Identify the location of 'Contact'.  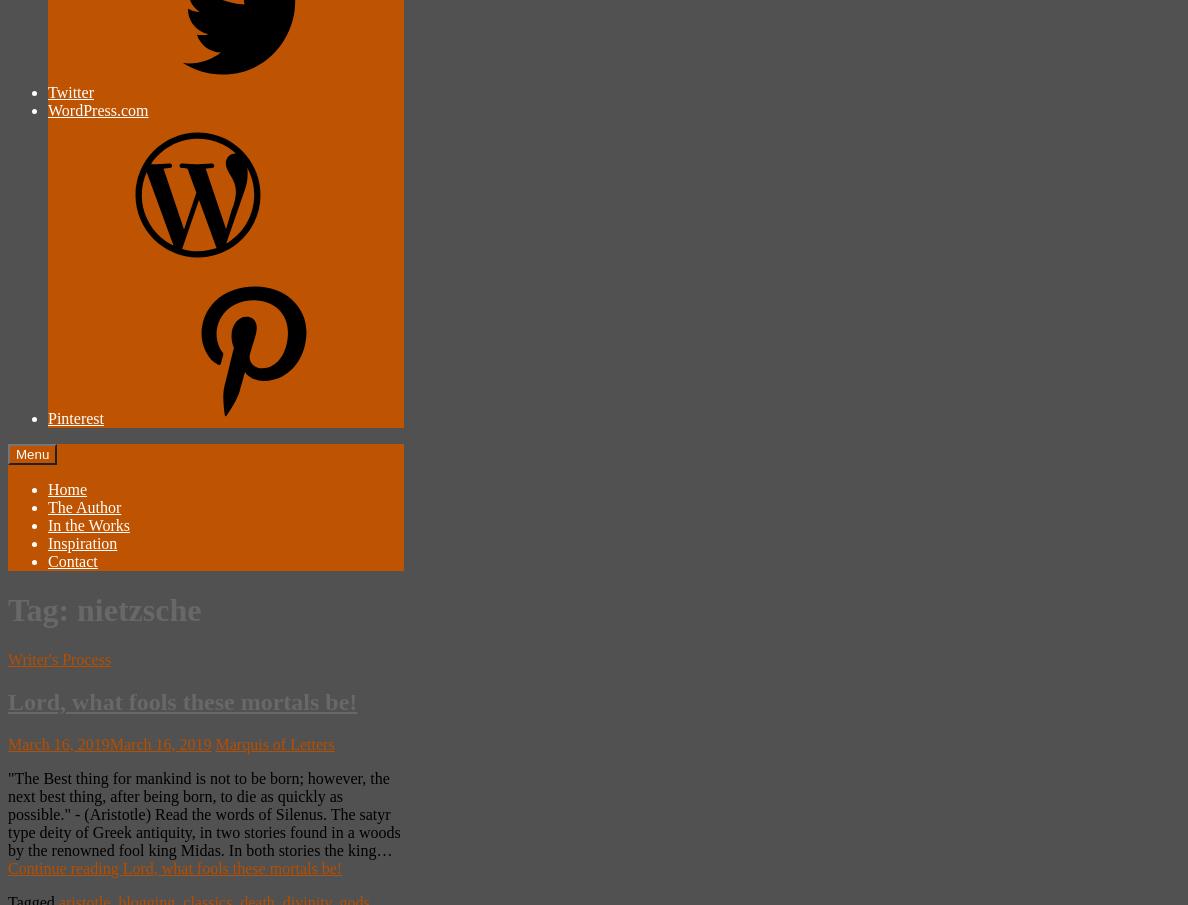
(46, 561).